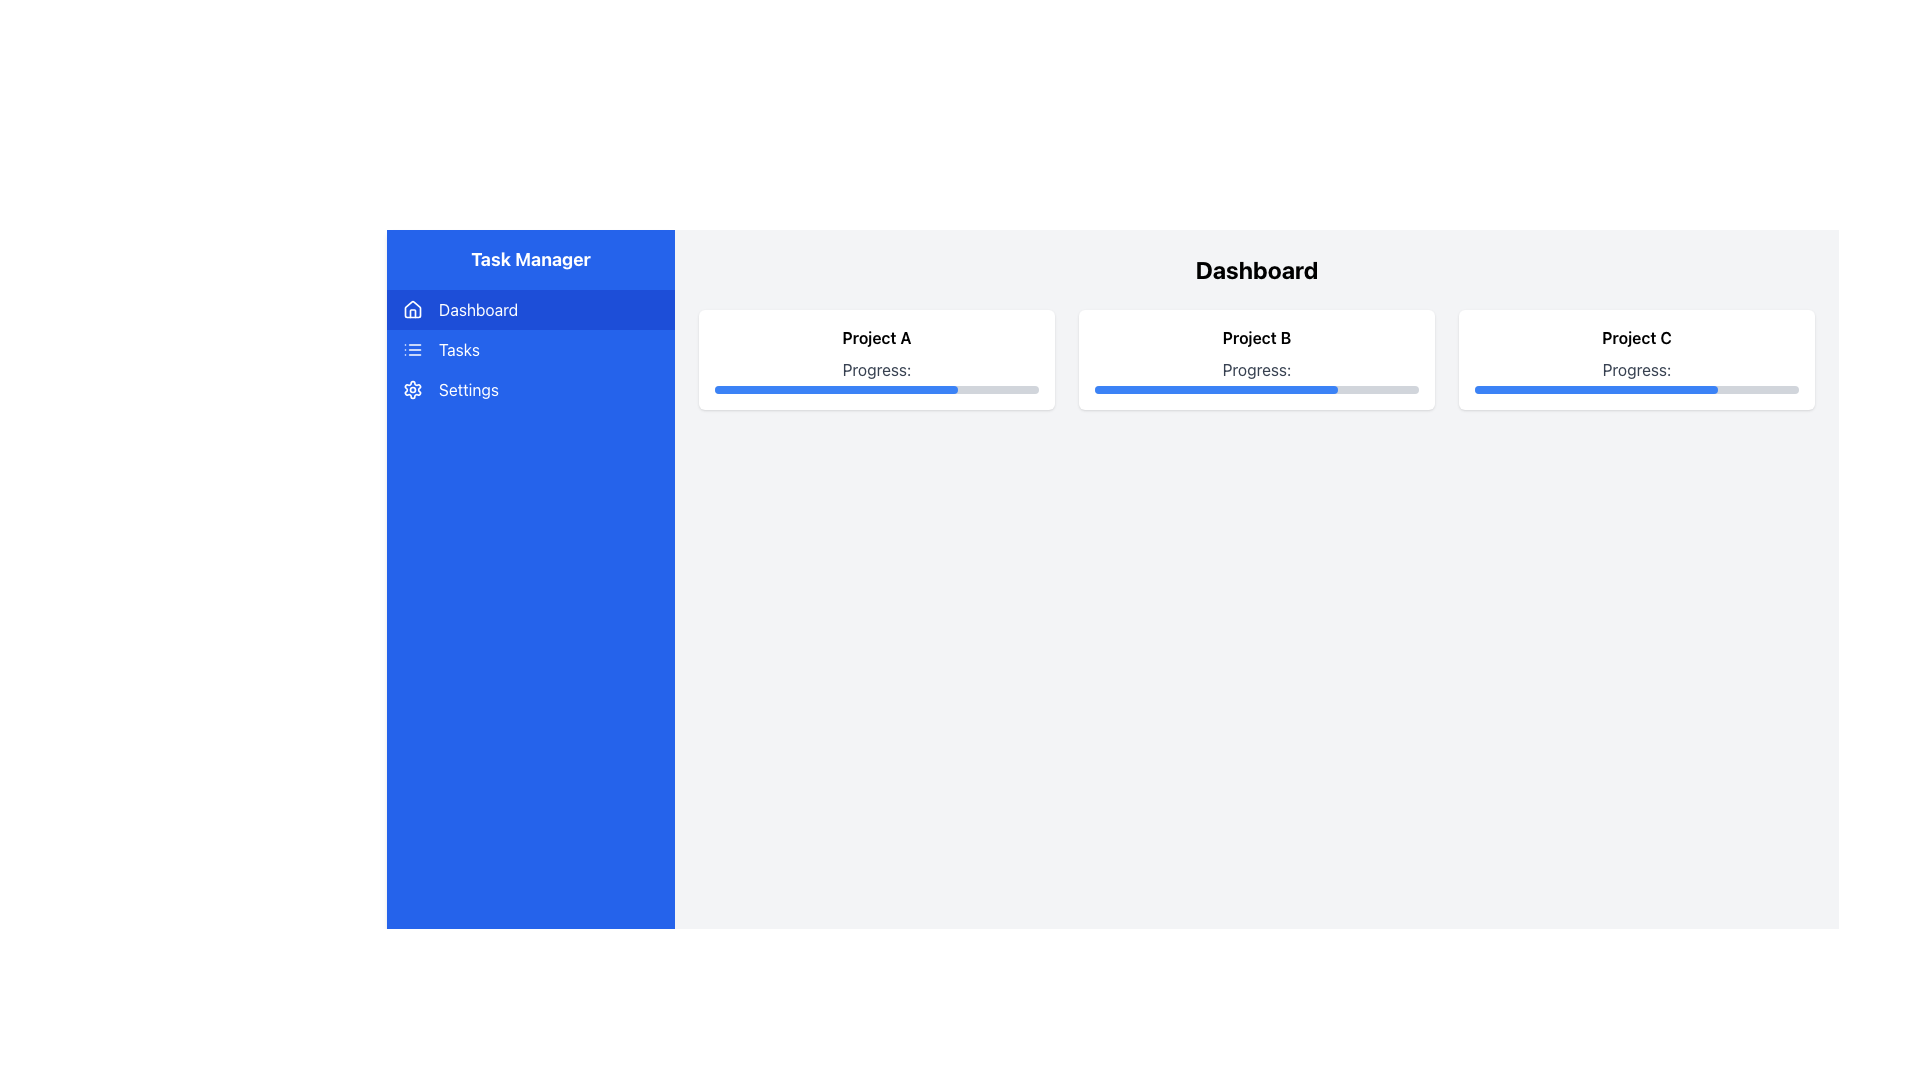 The width and height of the screenshot is (1920, 1080). Describe the element at coordinates (467, 389) in the screenshot. I see `the 'Settings' text label in the navigation menu` at that location.